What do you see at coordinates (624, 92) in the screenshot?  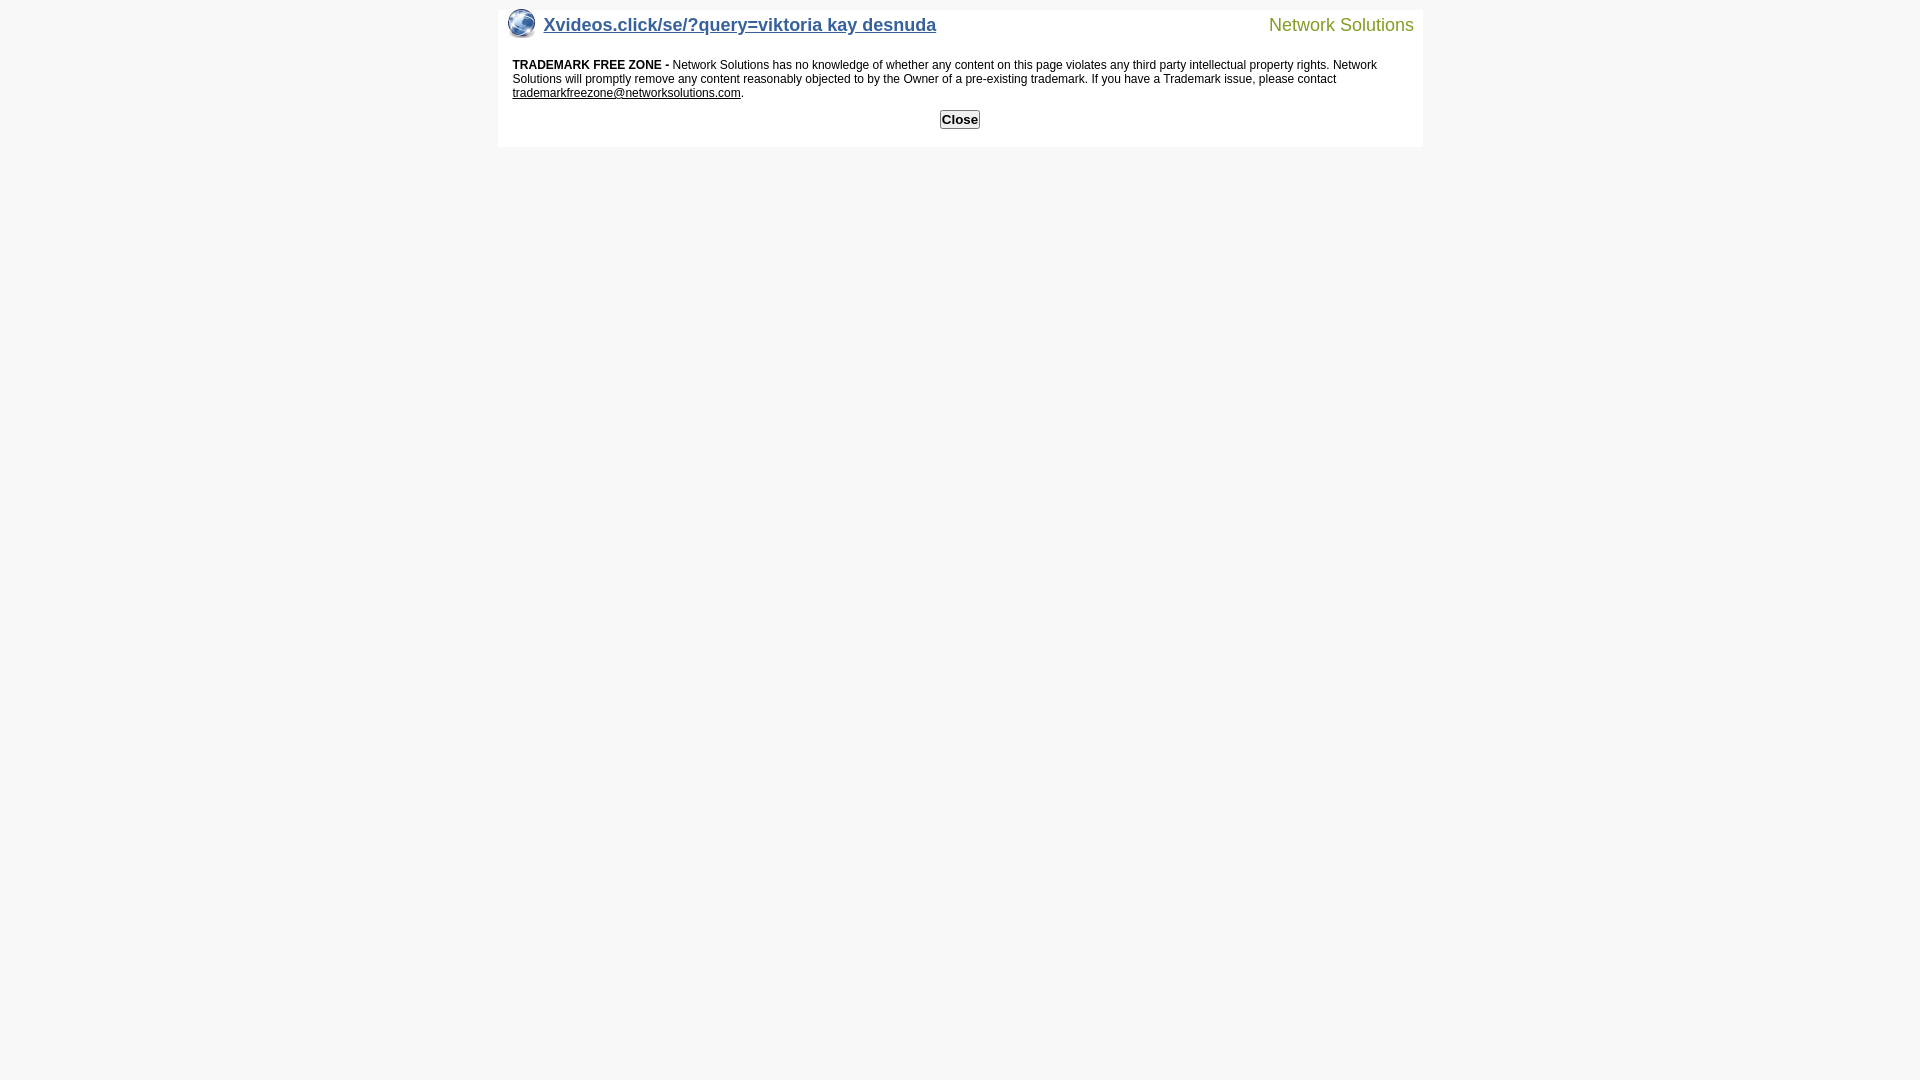 I see `'trademarkfreezone@networksolutions.com'` at bounding box center [624, 92].